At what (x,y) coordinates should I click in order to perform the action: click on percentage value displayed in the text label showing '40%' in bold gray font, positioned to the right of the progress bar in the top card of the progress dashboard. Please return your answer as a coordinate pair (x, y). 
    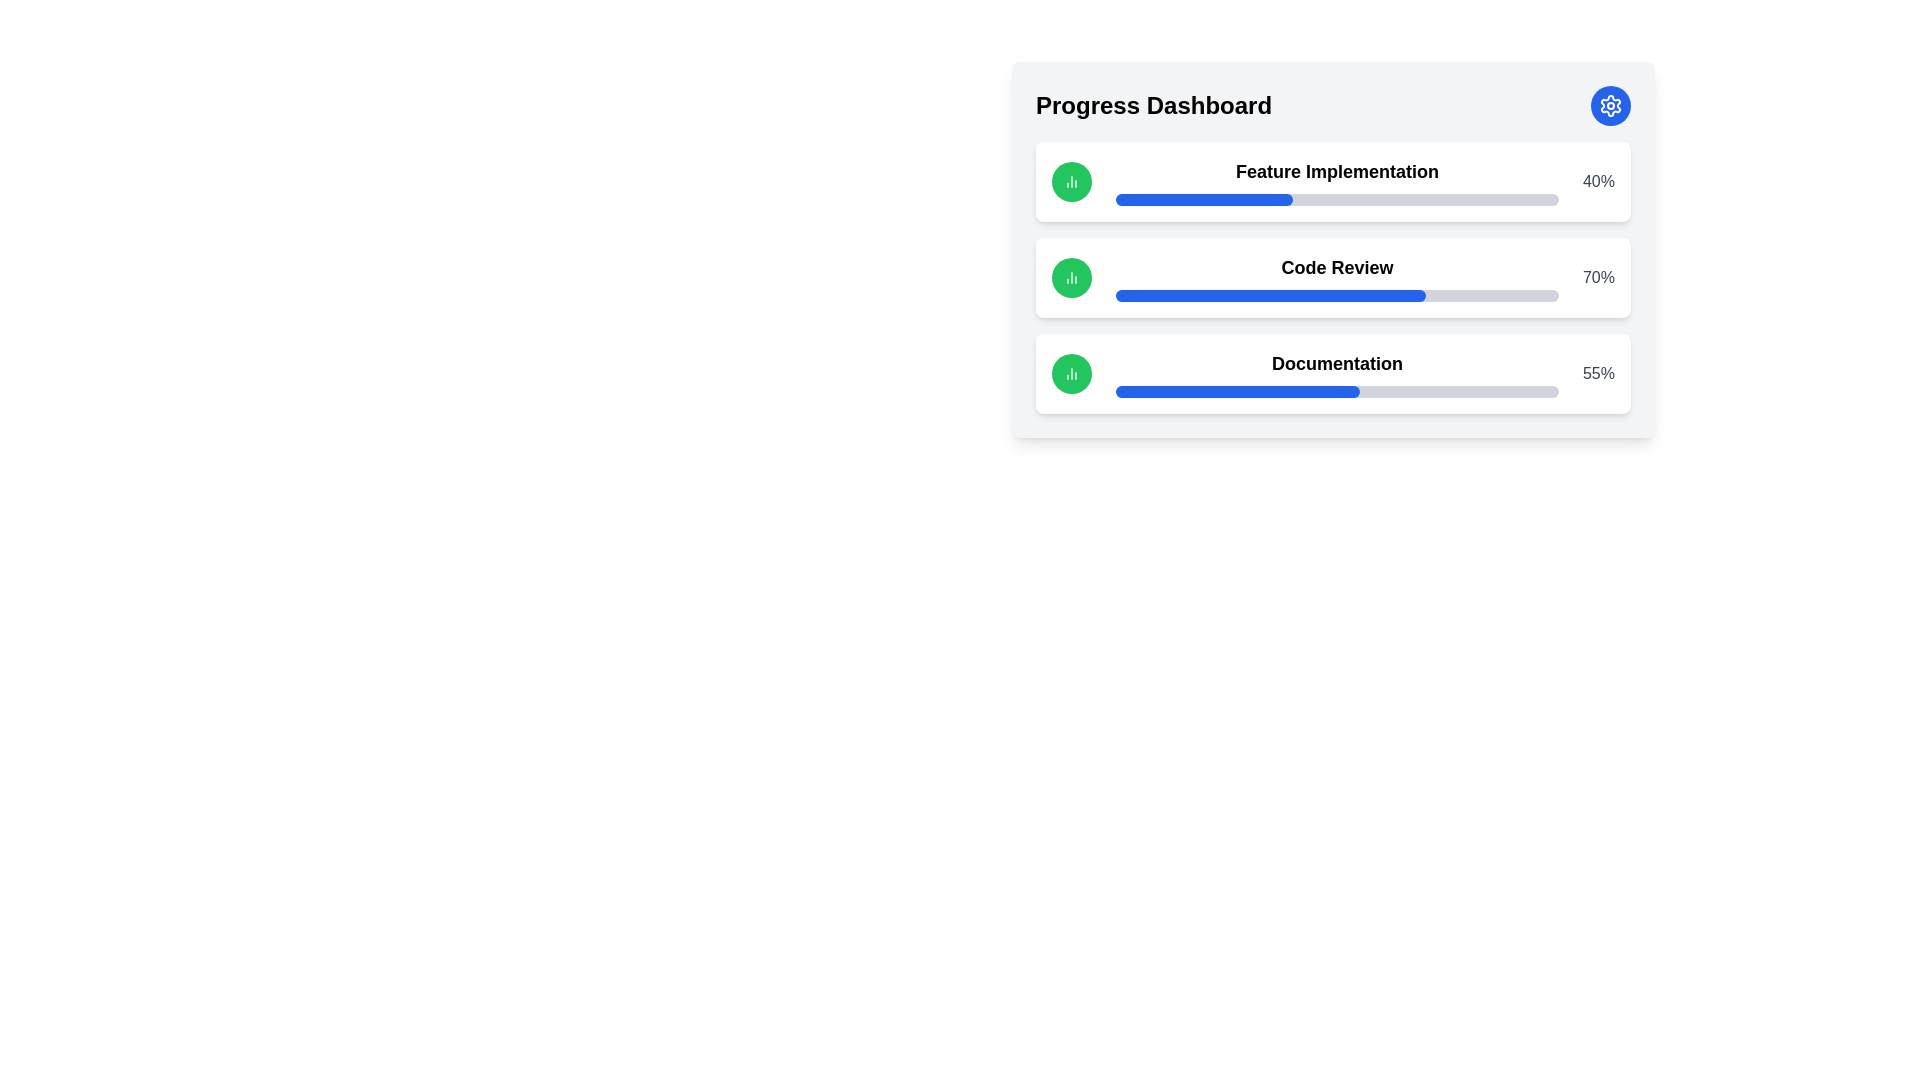
    Looking at the image, I should click on (1597, 181).